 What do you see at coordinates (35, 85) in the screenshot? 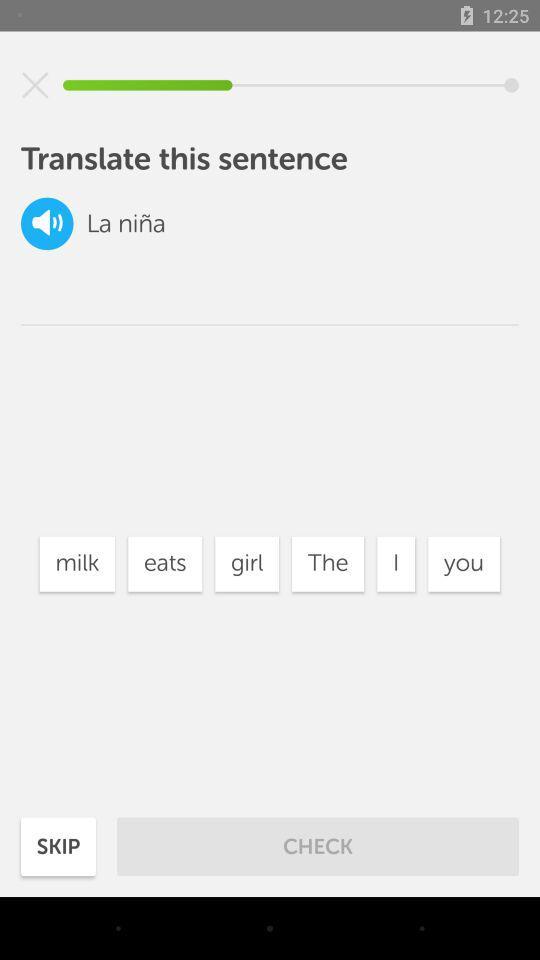
I see `it will exit the screen` at bounding box center [35, 85].